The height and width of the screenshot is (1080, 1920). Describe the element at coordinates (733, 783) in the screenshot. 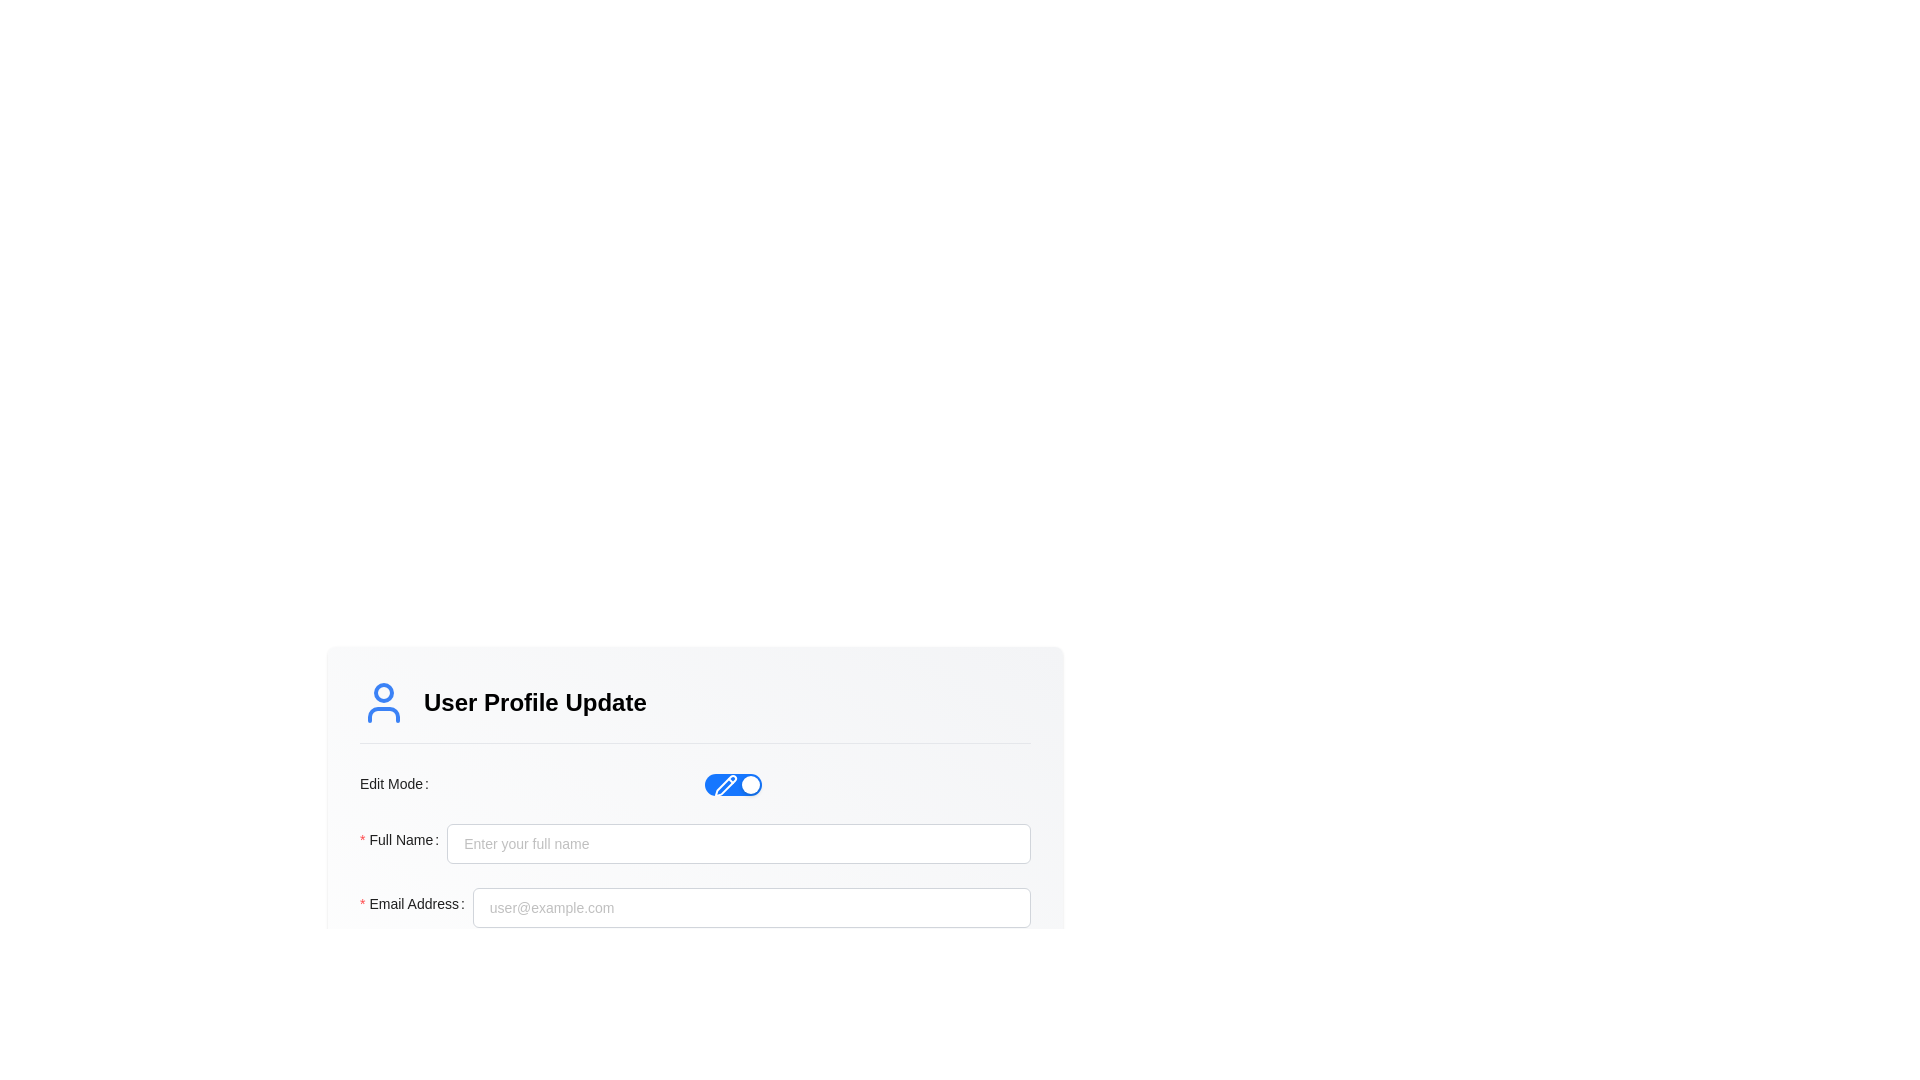

I see `the toggle switch located to the right of the 'Edit Mode:' label in the User Profile Update form` at that location.